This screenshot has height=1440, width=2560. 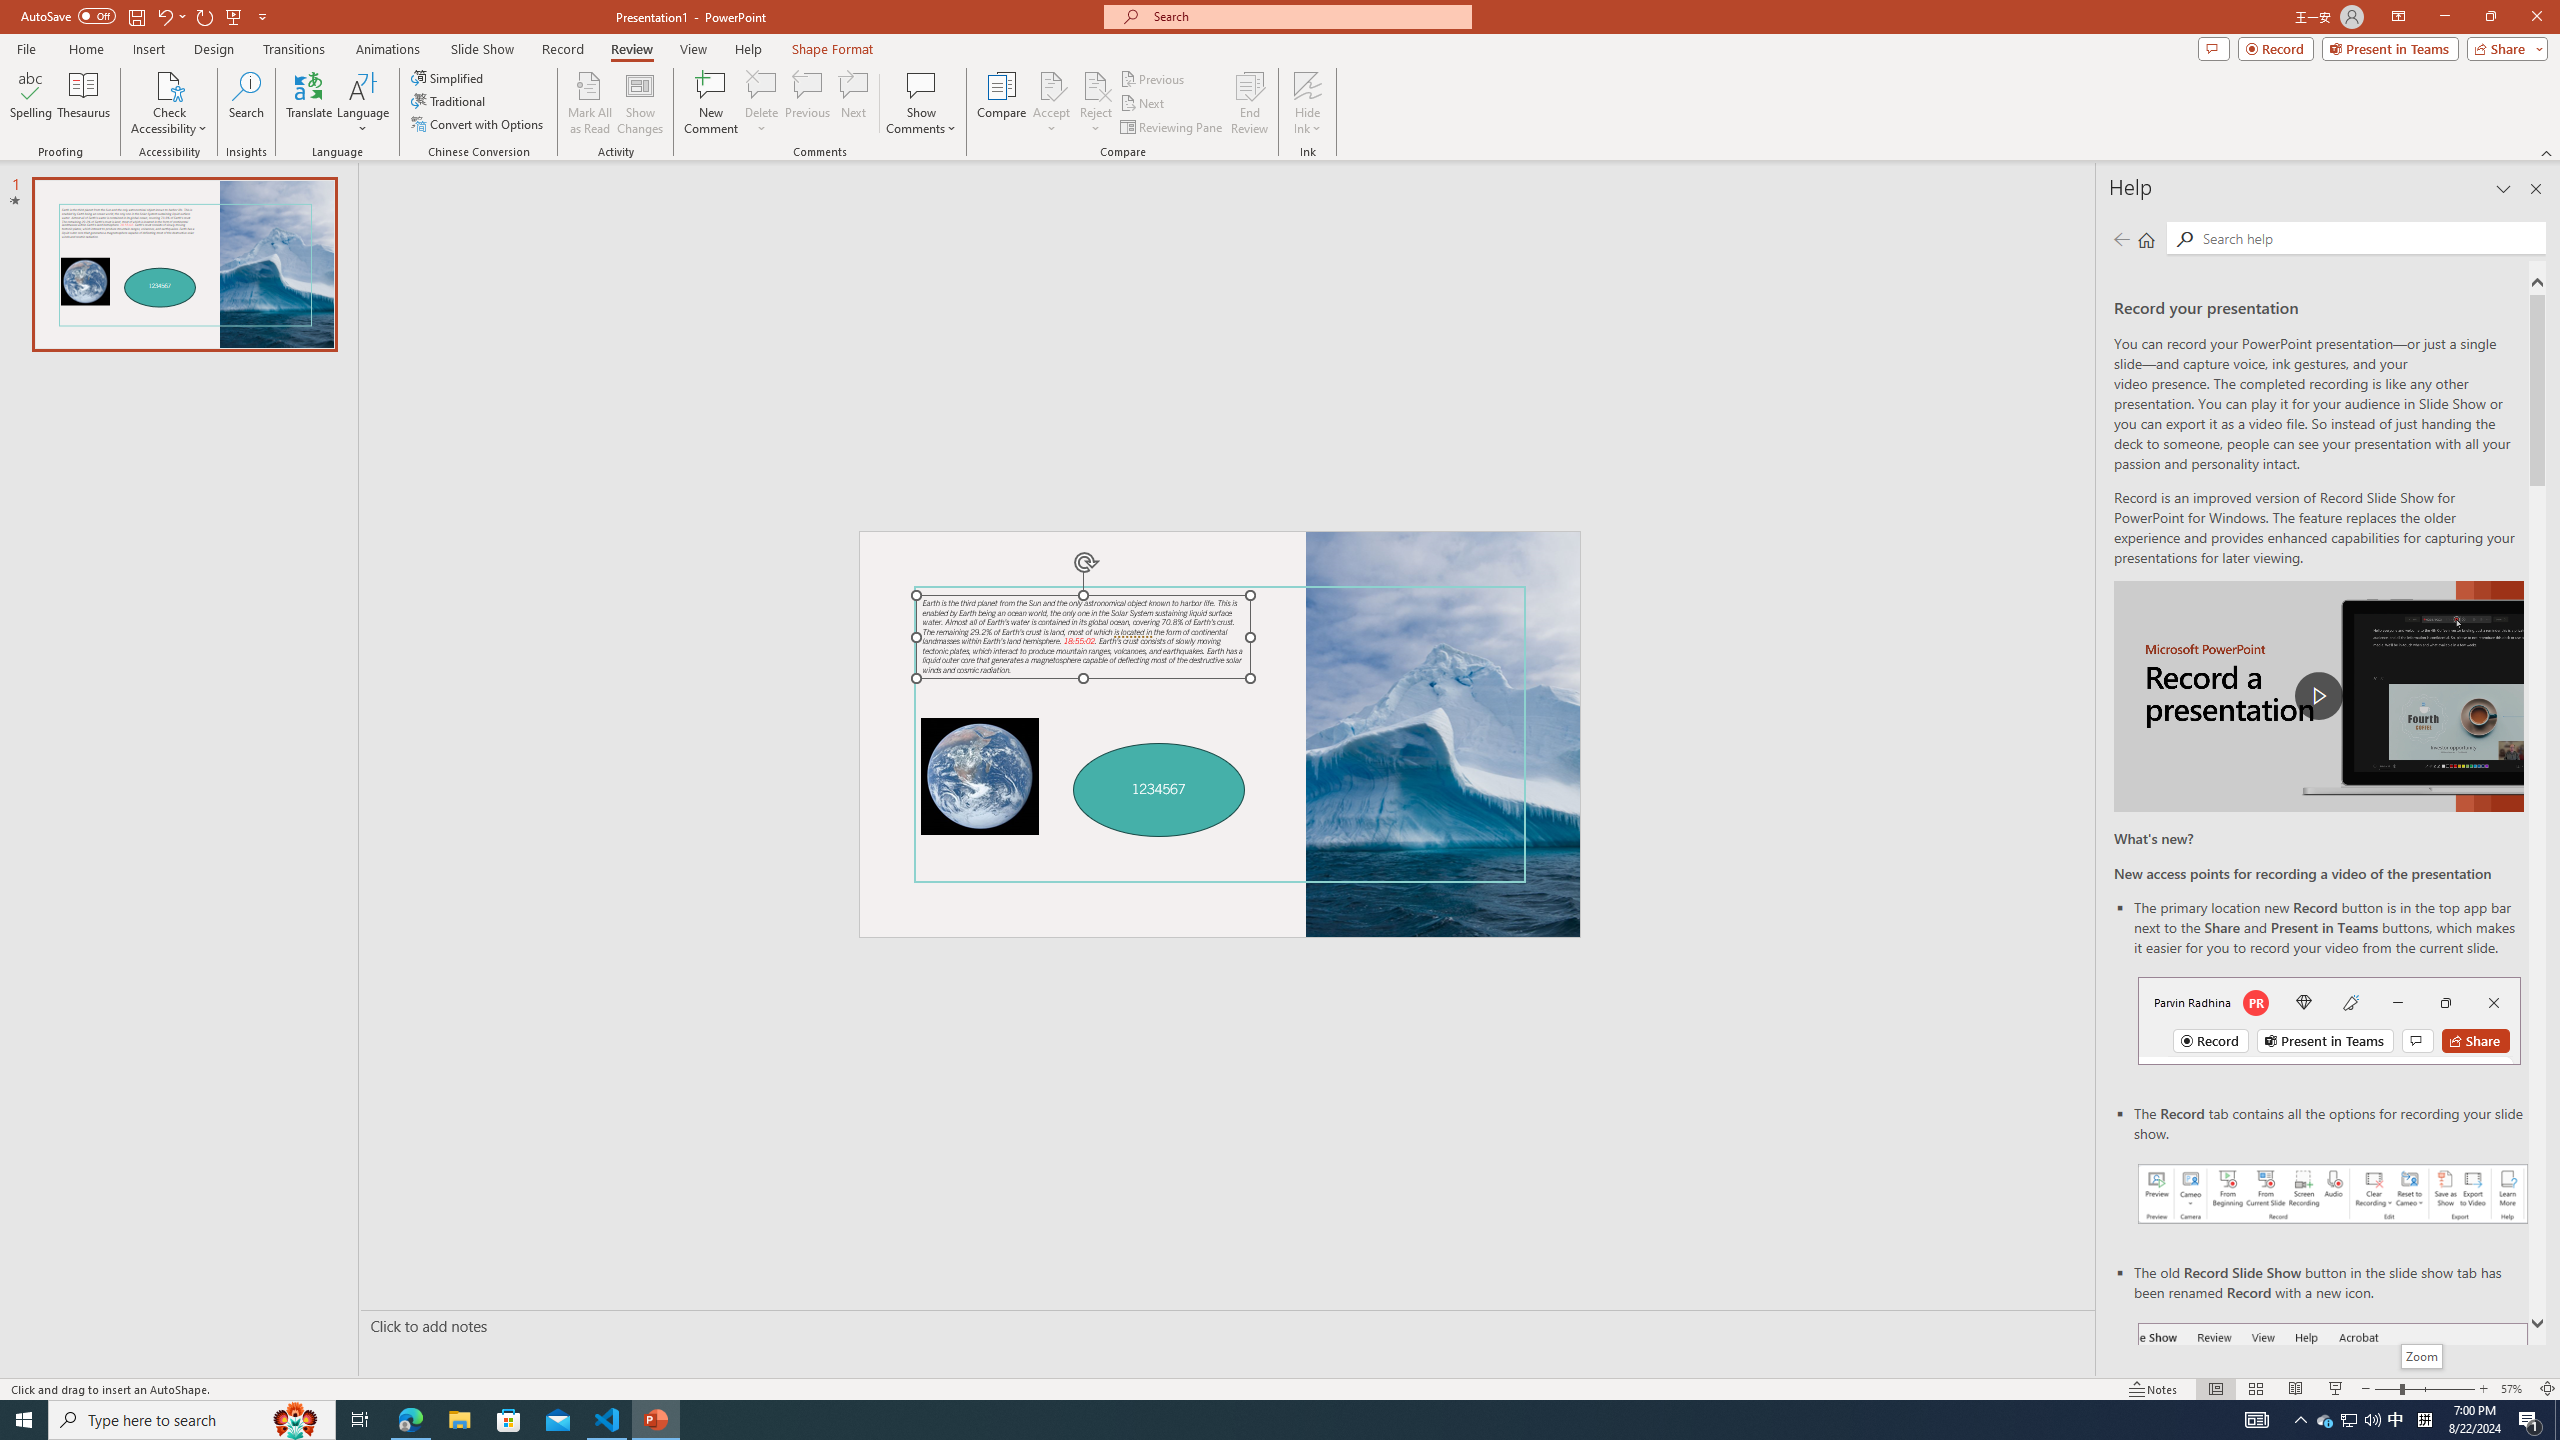 What do you see at coordinates (1153, 78) in the screenshot?
I see `'Previous'` at bounding box center [1153, 78].